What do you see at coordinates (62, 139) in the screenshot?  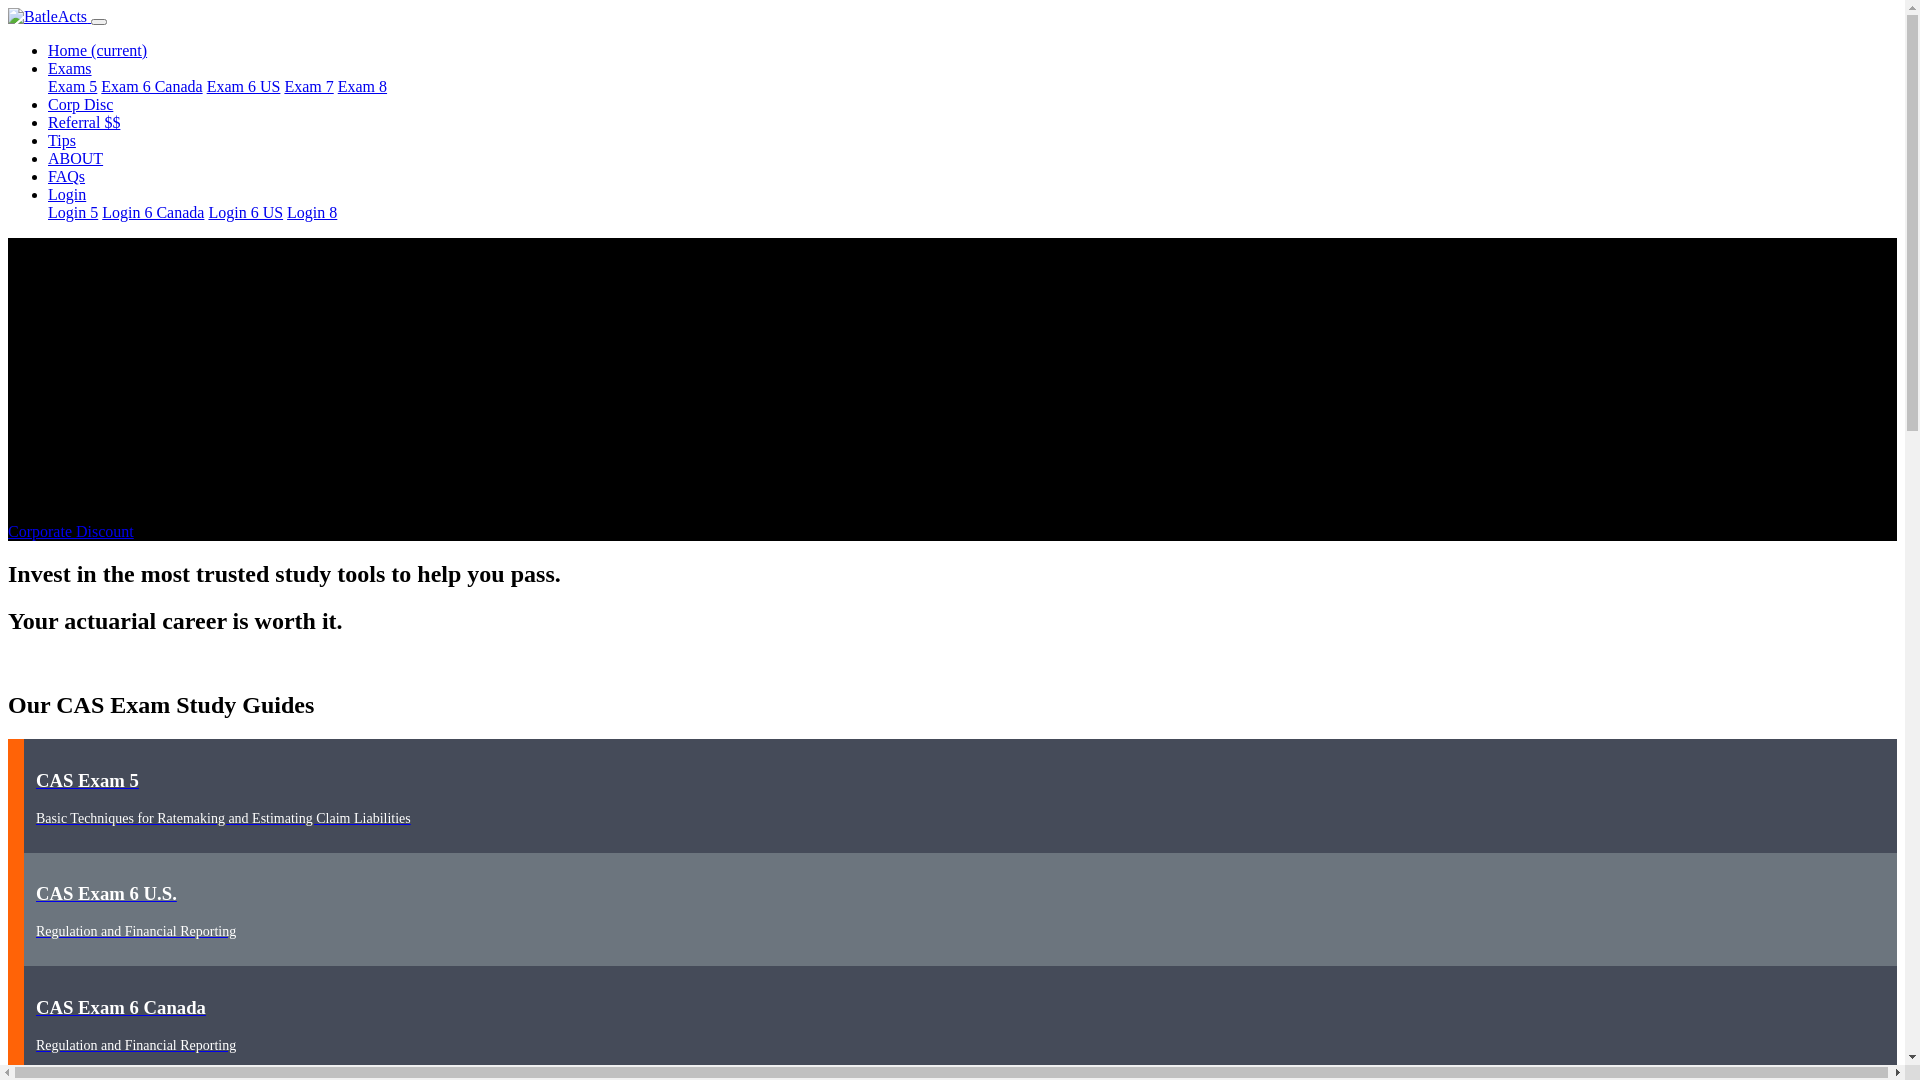 I see `'Tips'` at bounding box center [62, 139].